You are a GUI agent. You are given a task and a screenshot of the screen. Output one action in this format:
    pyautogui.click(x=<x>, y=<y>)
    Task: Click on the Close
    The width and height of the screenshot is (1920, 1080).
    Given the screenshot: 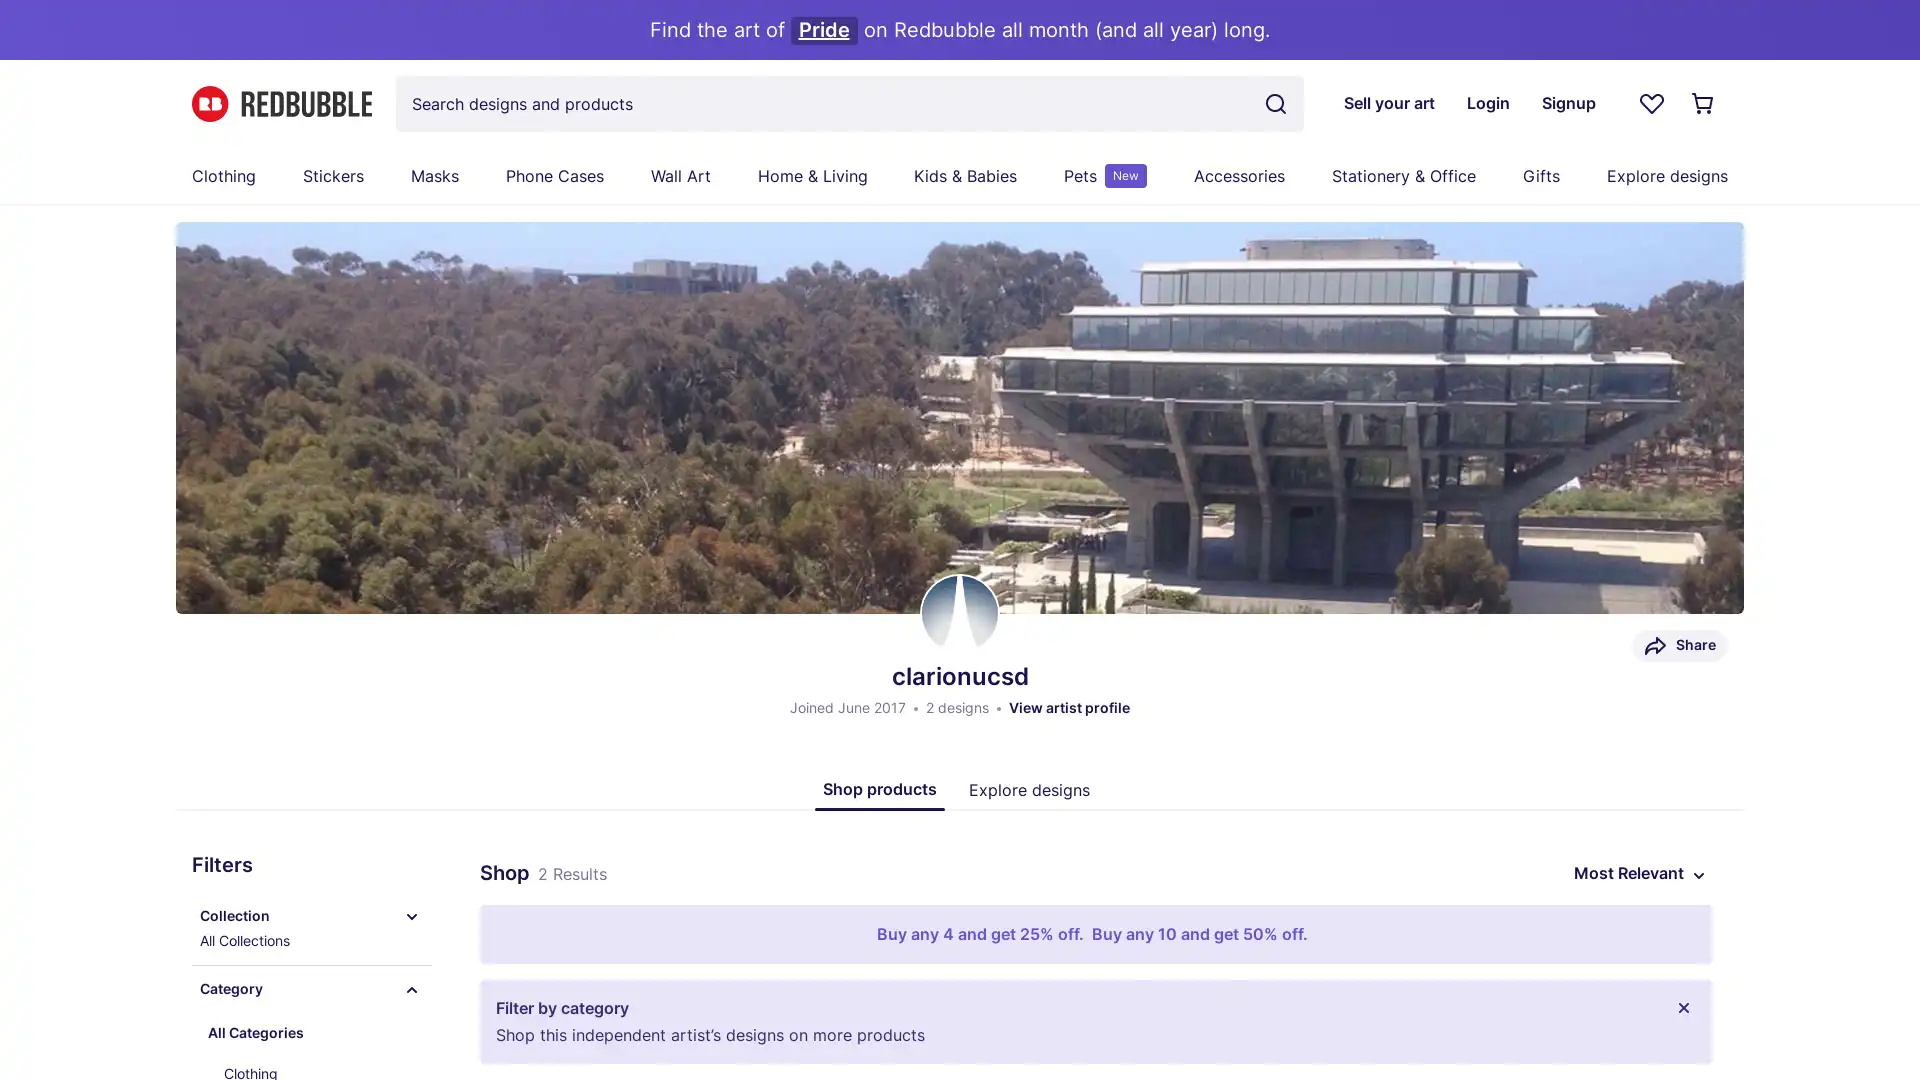 What is the action you would take?
    pyautogui.click(x=1683, y=1007)
    